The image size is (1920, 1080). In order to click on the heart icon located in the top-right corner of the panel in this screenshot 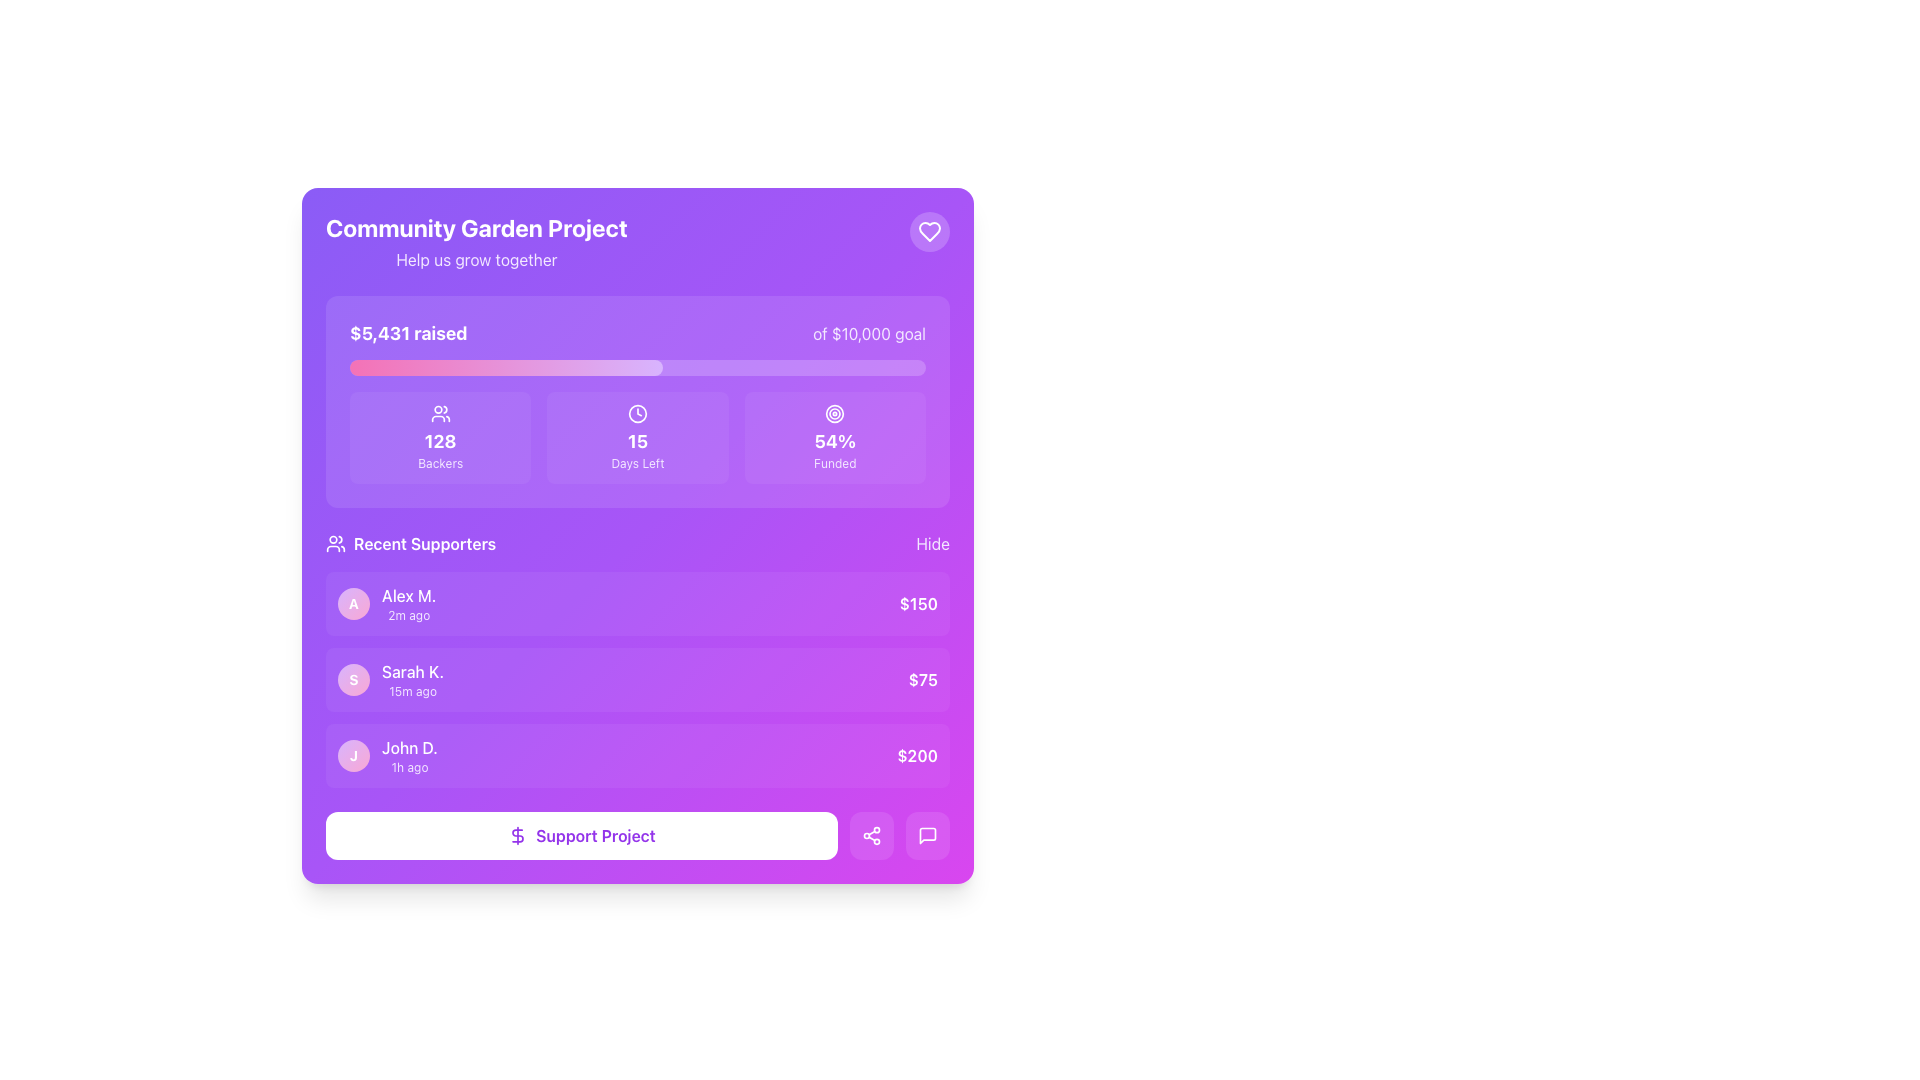, I will do `click(929, 230)`.